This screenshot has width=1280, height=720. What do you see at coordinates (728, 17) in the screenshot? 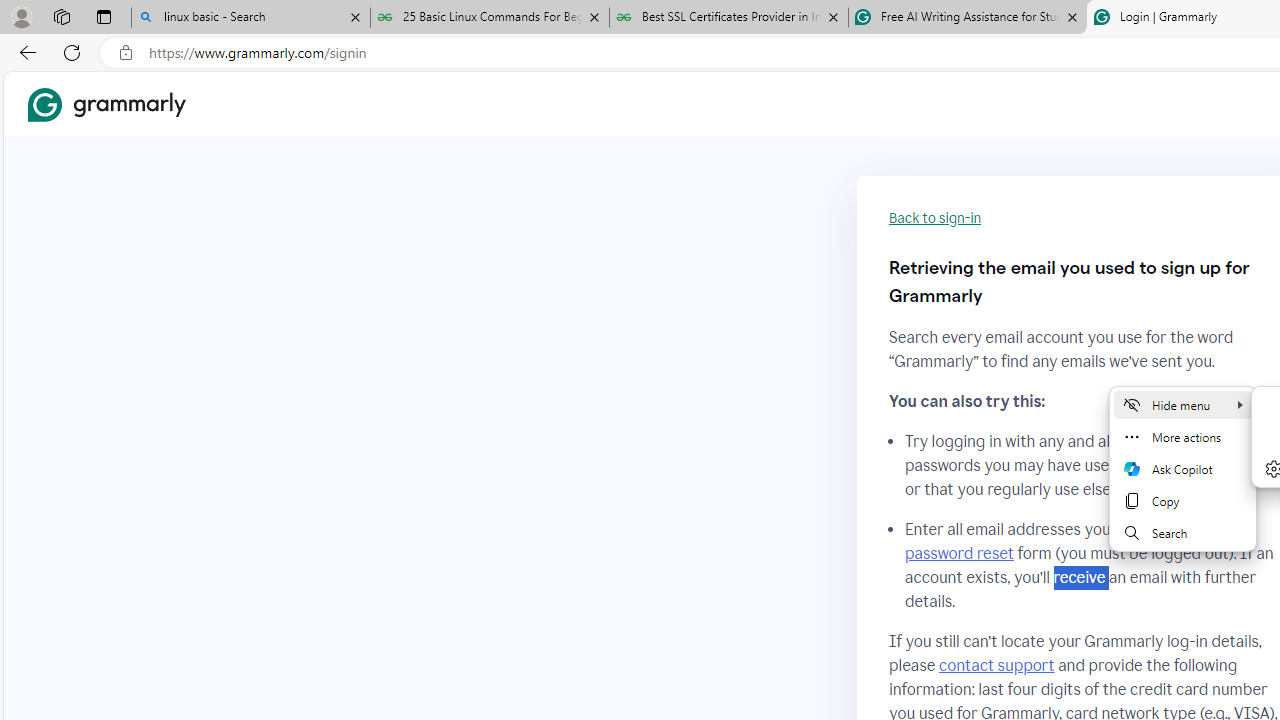
I see `'Best SSL Certificates Provider in India - GeeksforGeeks'` at bounding box center [728, 17].